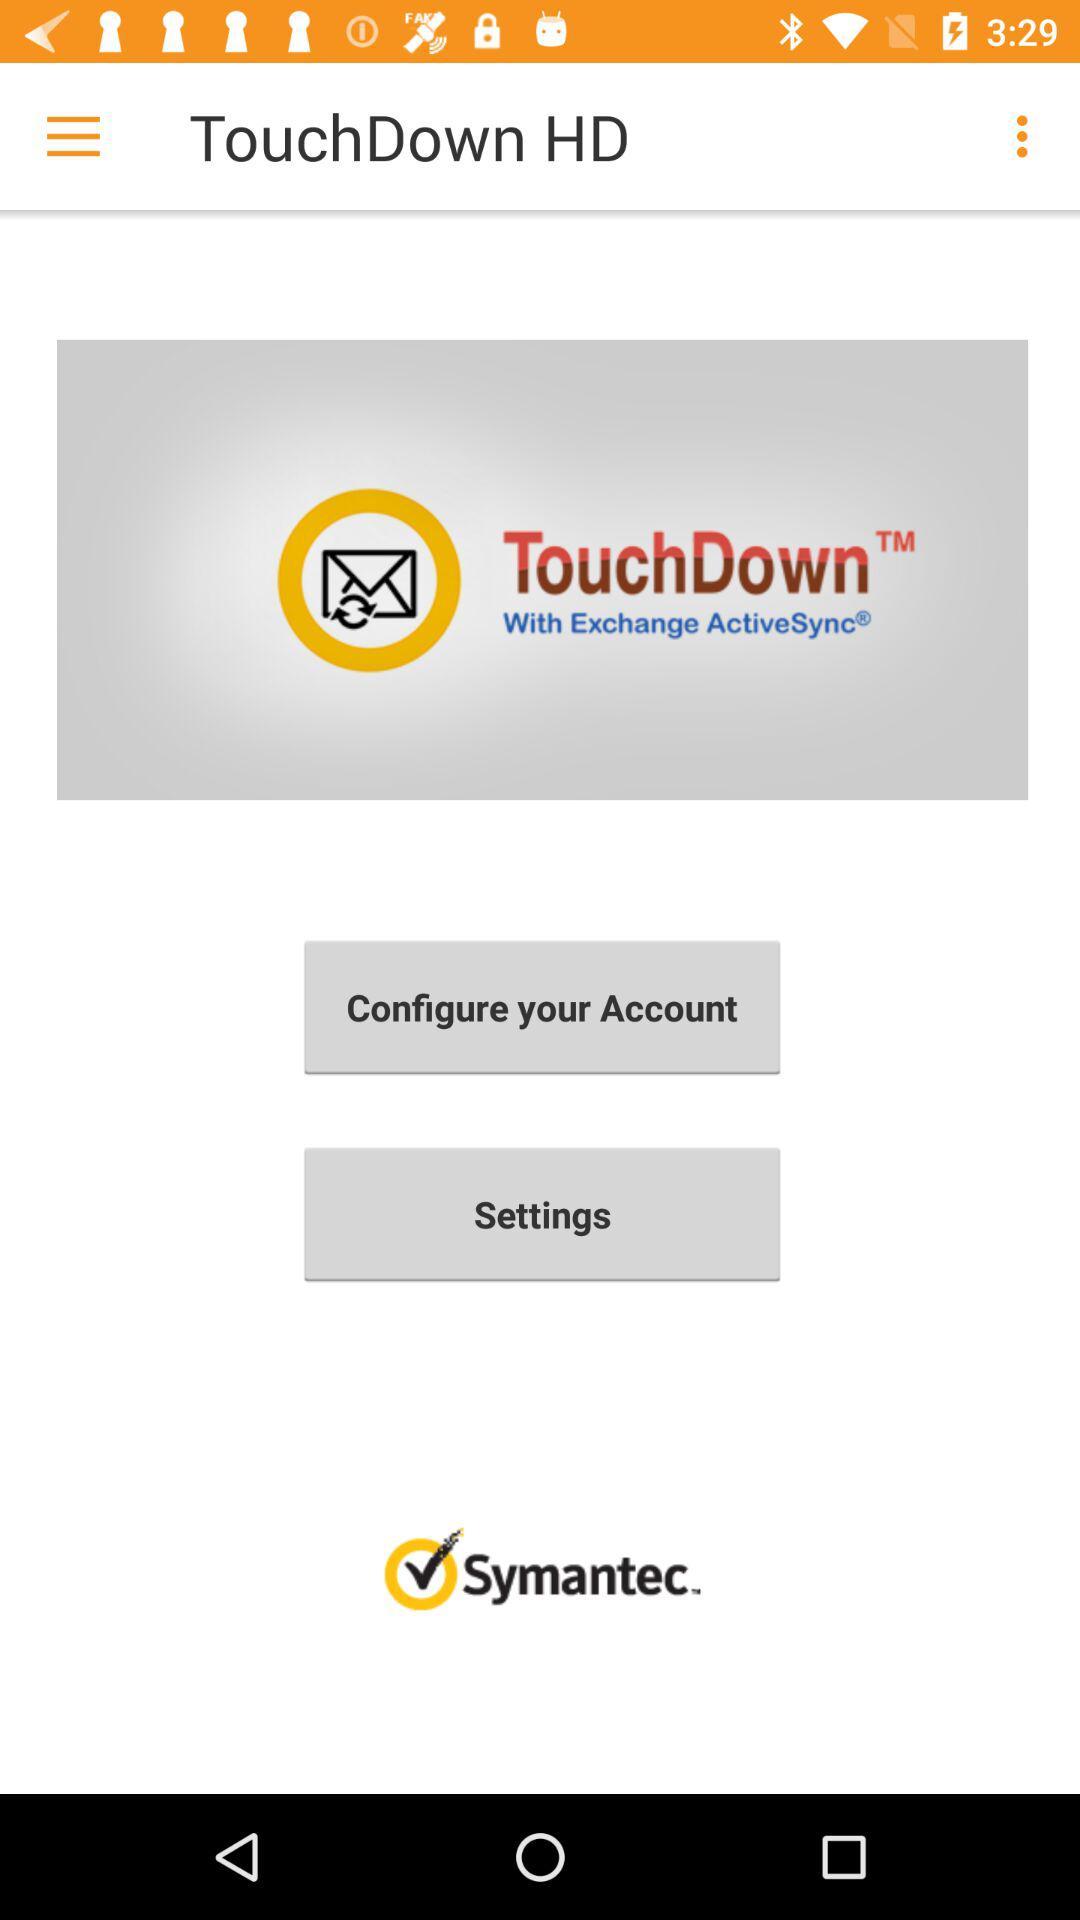  I want to click on the settings, so click(542, 1213).